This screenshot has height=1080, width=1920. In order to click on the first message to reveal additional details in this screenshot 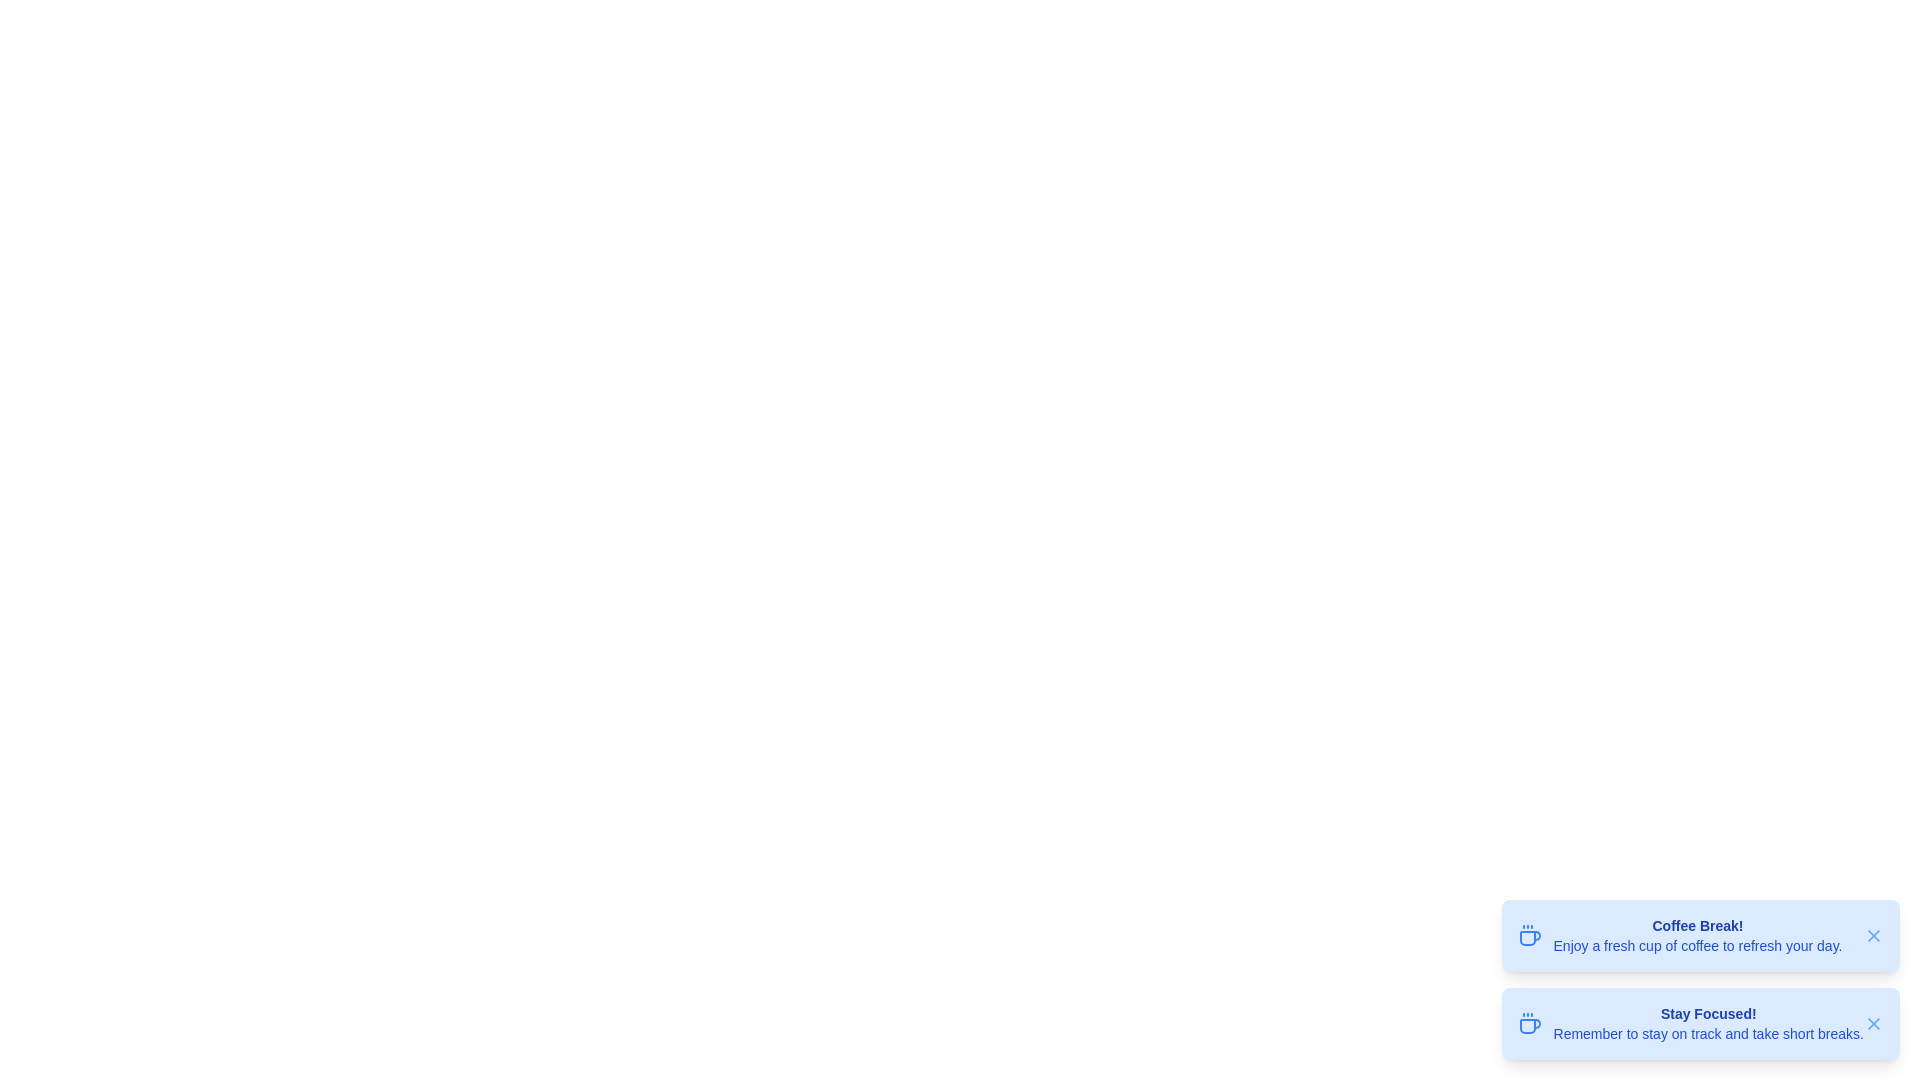, I will do `click(1698, 936)`.